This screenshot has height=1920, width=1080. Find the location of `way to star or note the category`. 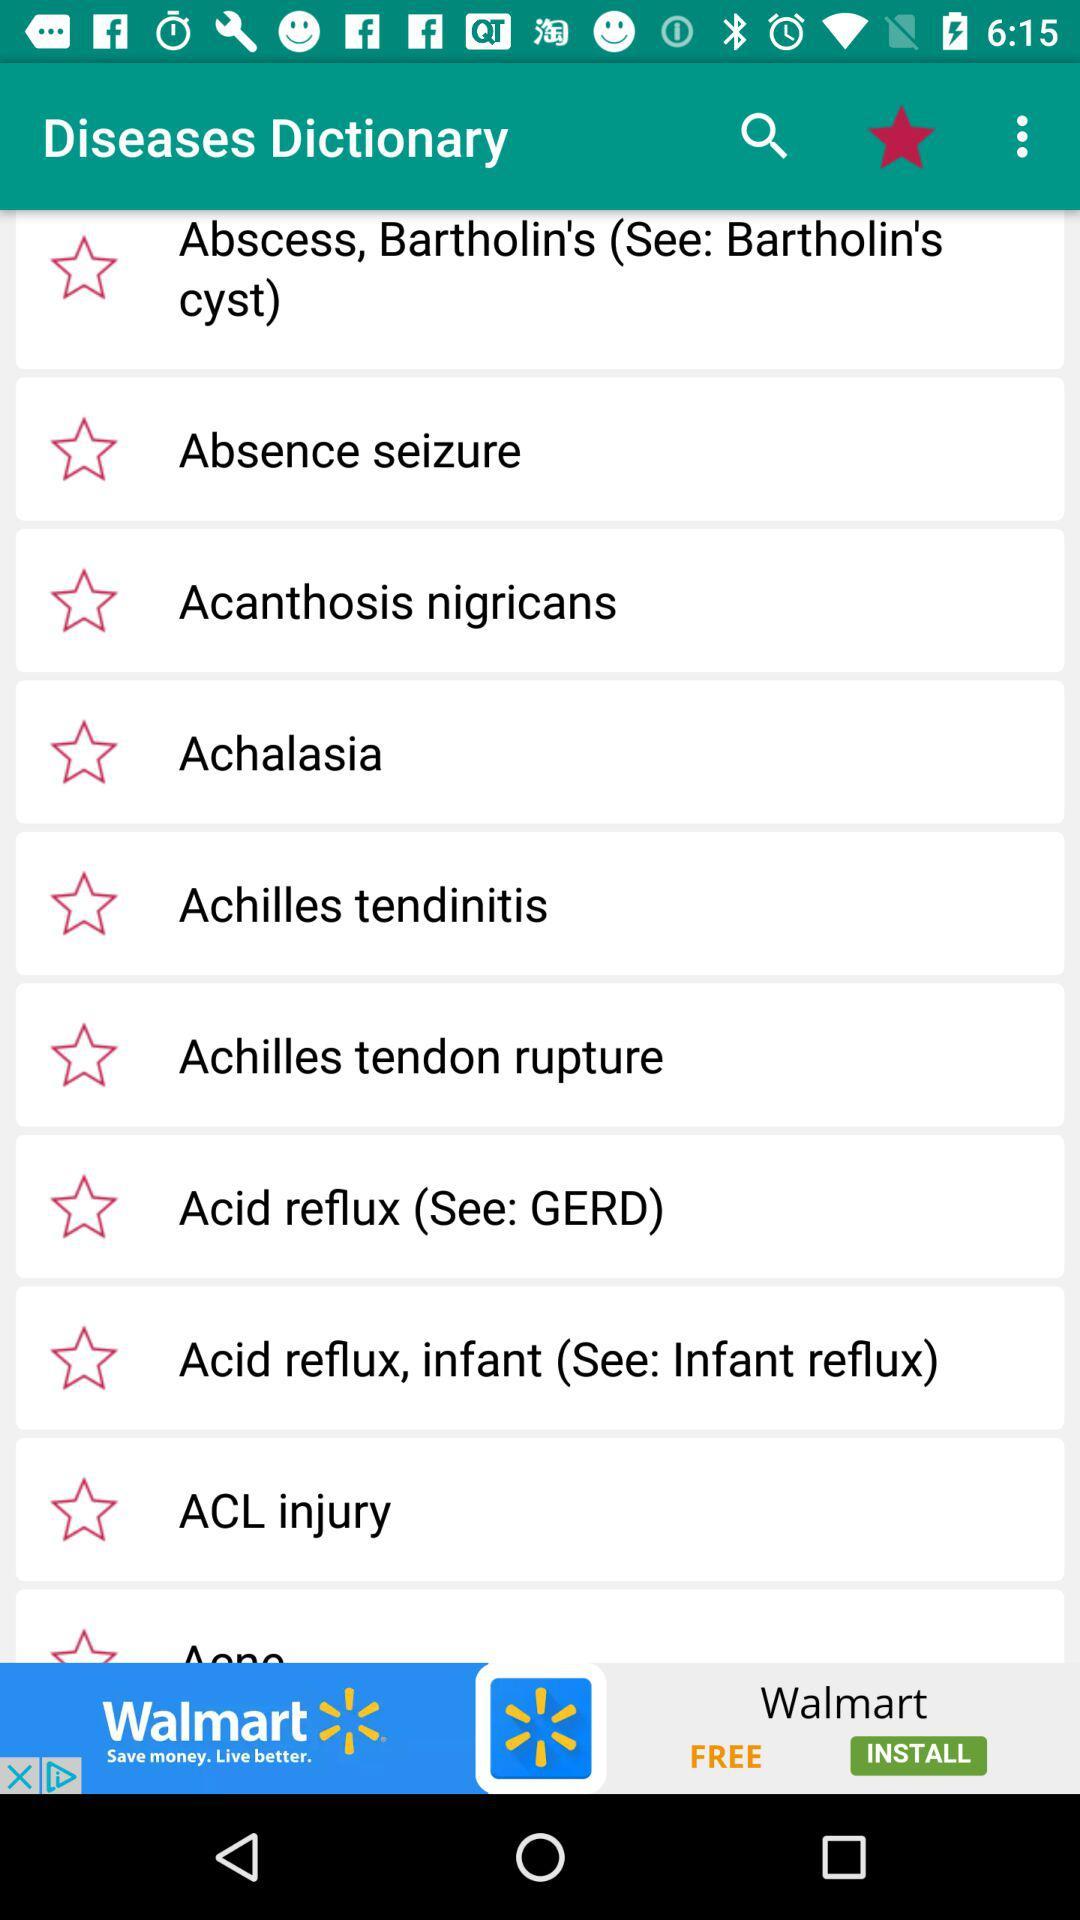

way to star or note the category is located at coordinates (83, 266).